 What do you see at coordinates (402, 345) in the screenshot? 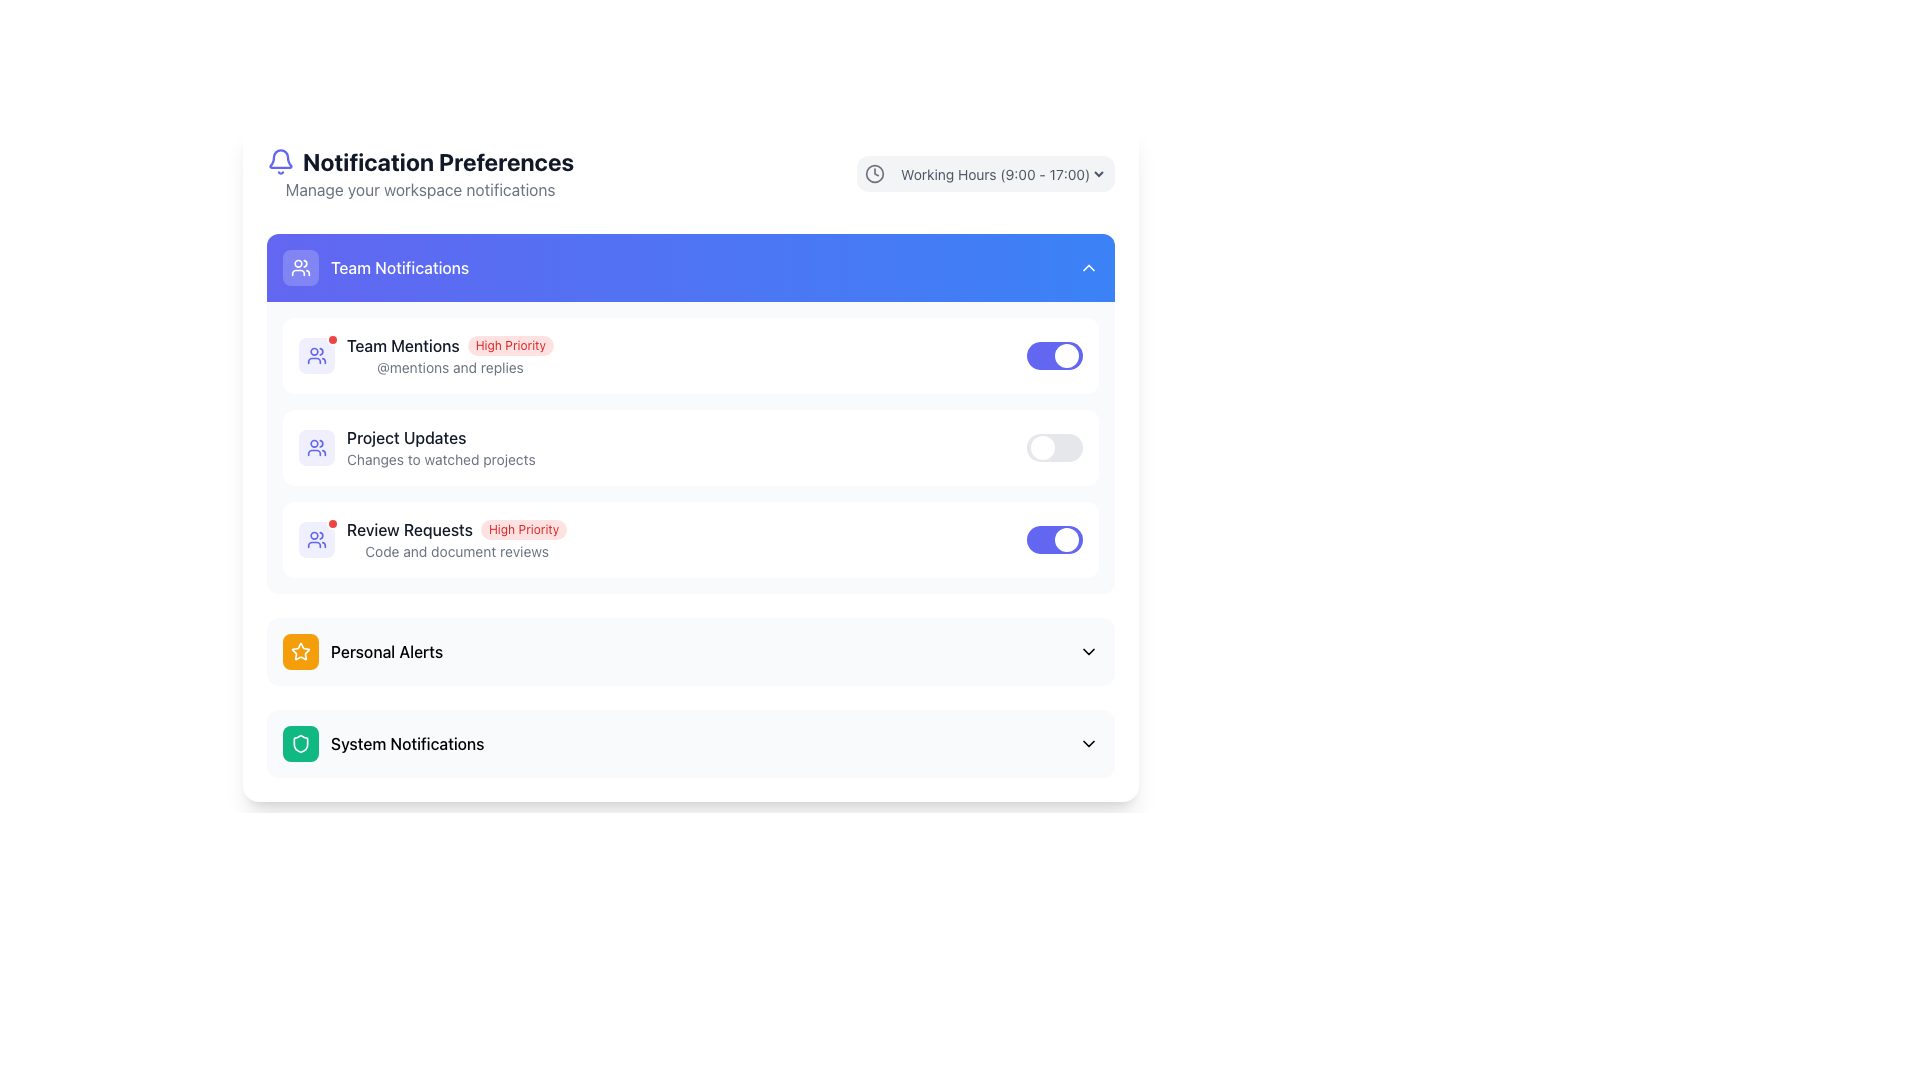
I see `the Static Text element that serves as a label for team mentions, located at the top of the notification settings list and aligned to the left` at bounding box center [402, 345].